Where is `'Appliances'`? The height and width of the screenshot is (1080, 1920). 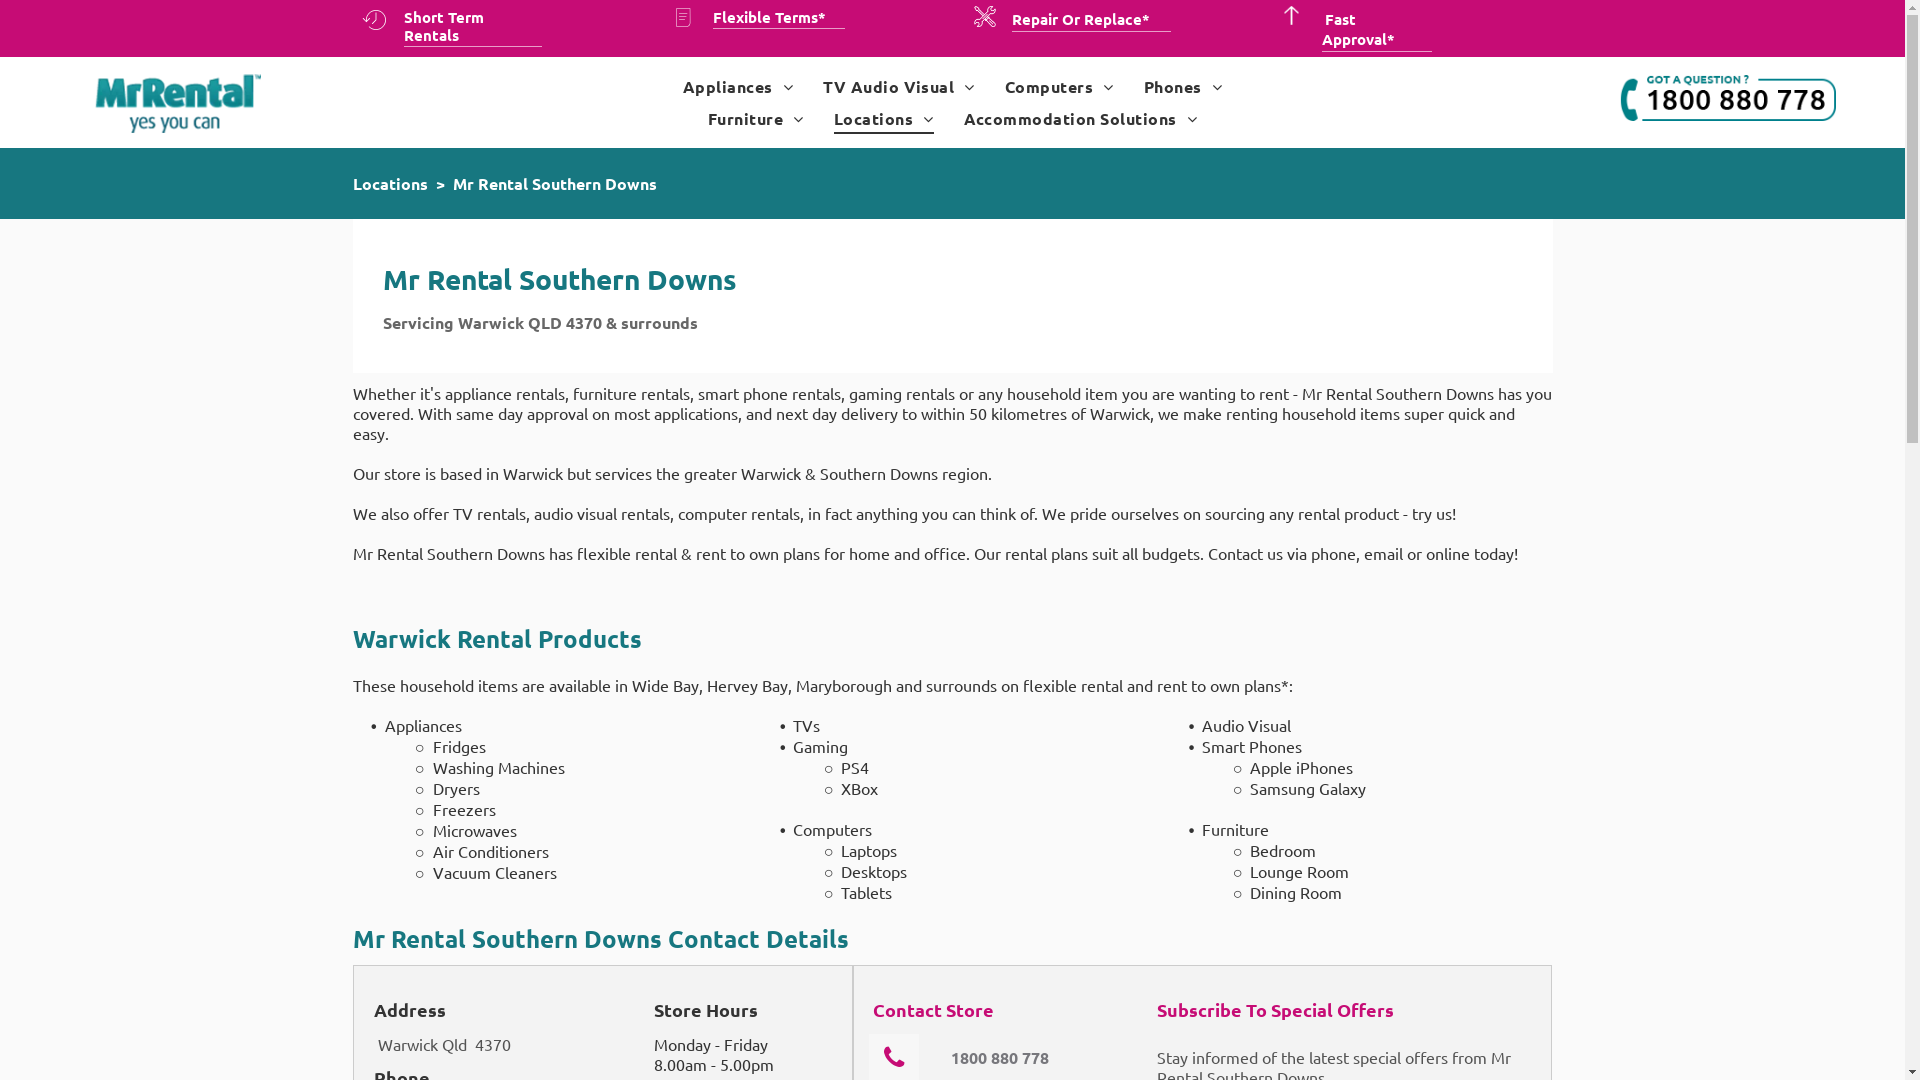 'Appliances' is located at coordinates (737, 85).